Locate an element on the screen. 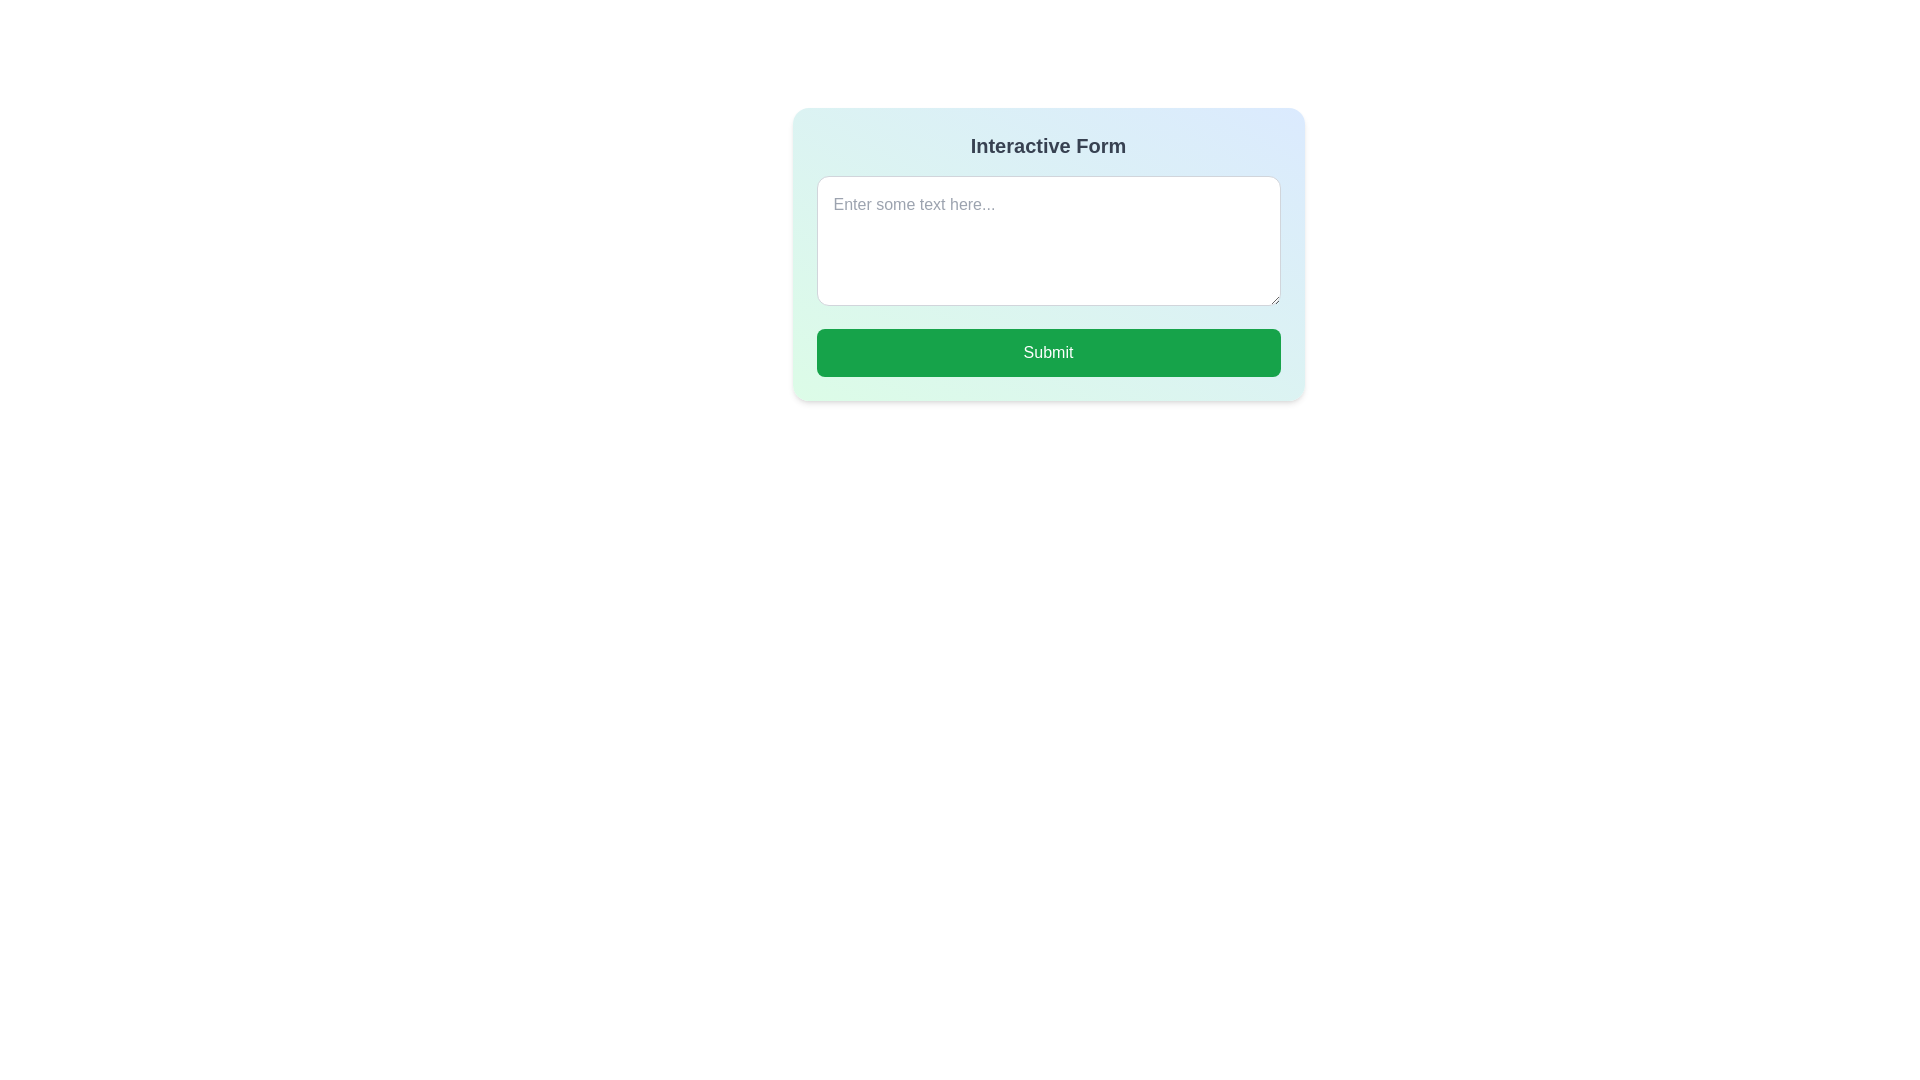  bold text 'Interactive Form' located at the upper-center of the card-like section with a gradient background is located at coordinates (1047, 145).